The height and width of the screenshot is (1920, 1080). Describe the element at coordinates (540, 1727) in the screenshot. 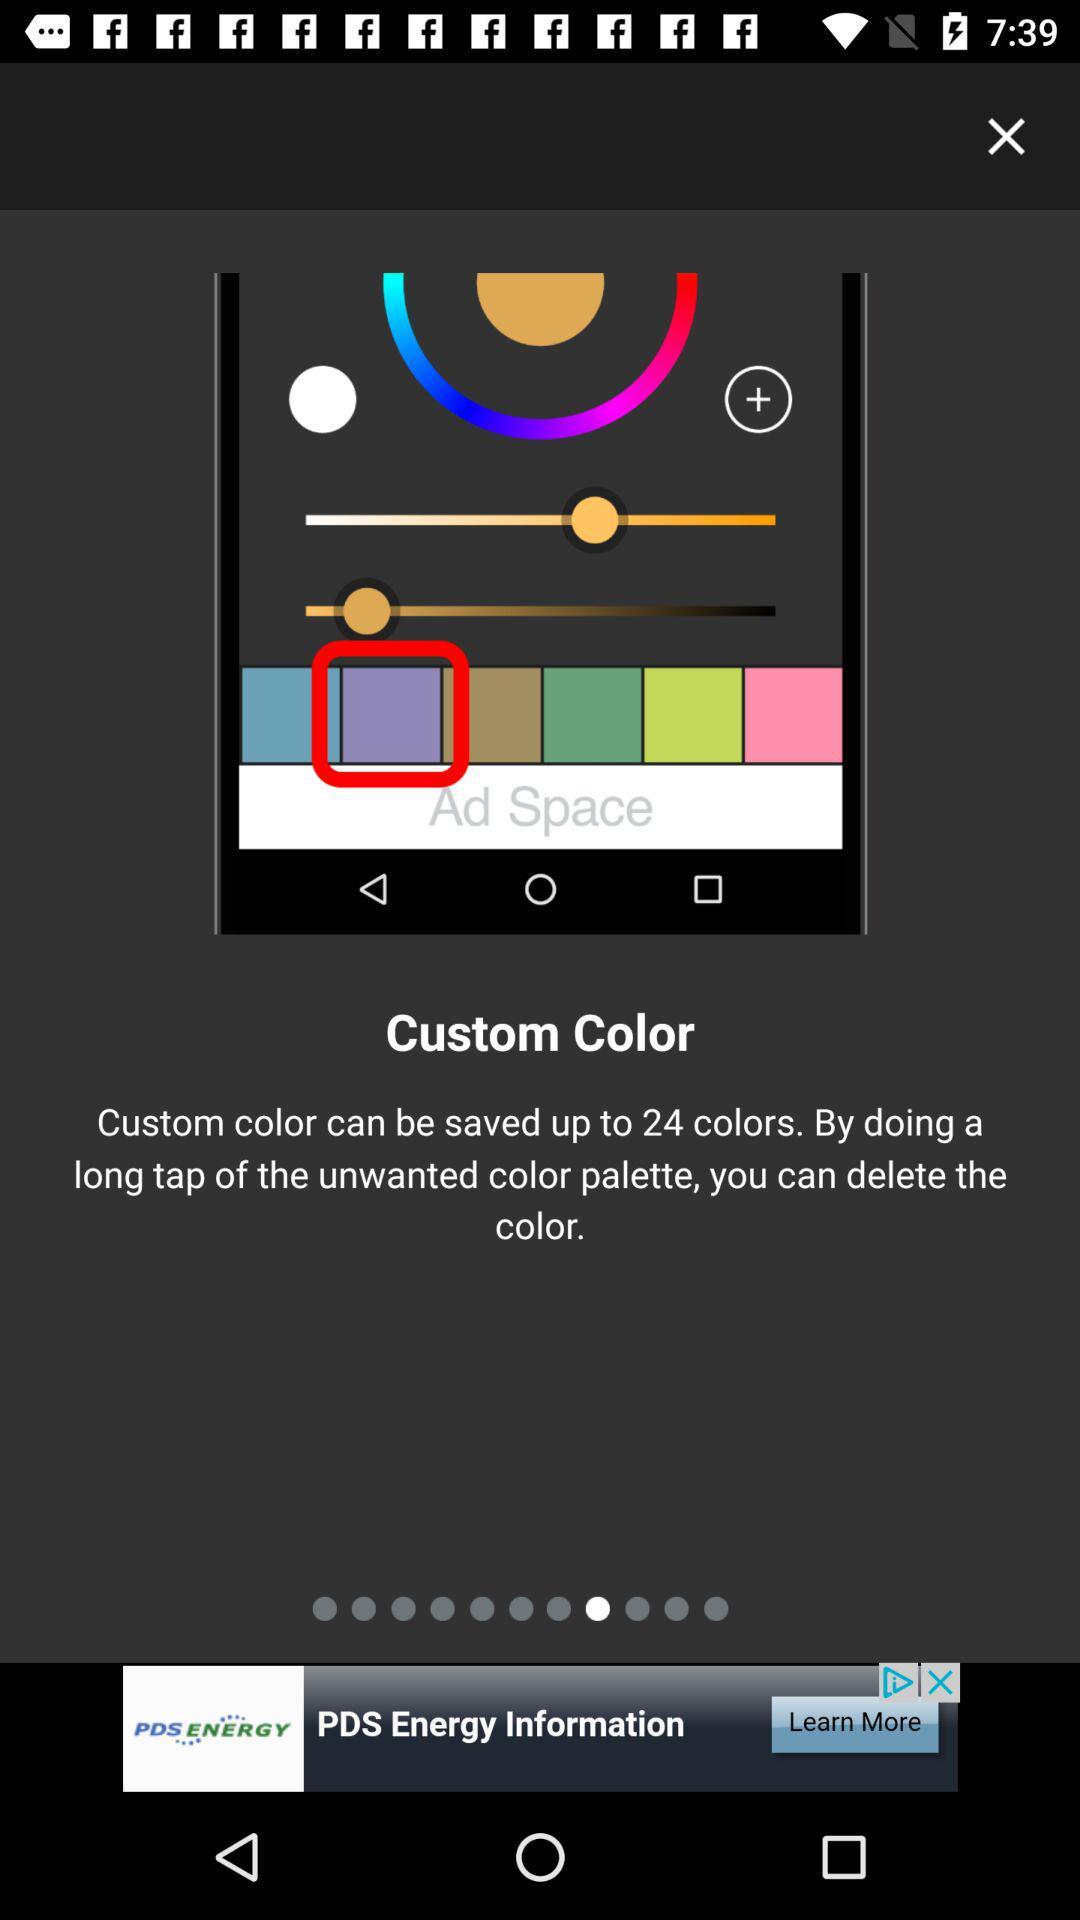

I see `the advertisement` at that location.